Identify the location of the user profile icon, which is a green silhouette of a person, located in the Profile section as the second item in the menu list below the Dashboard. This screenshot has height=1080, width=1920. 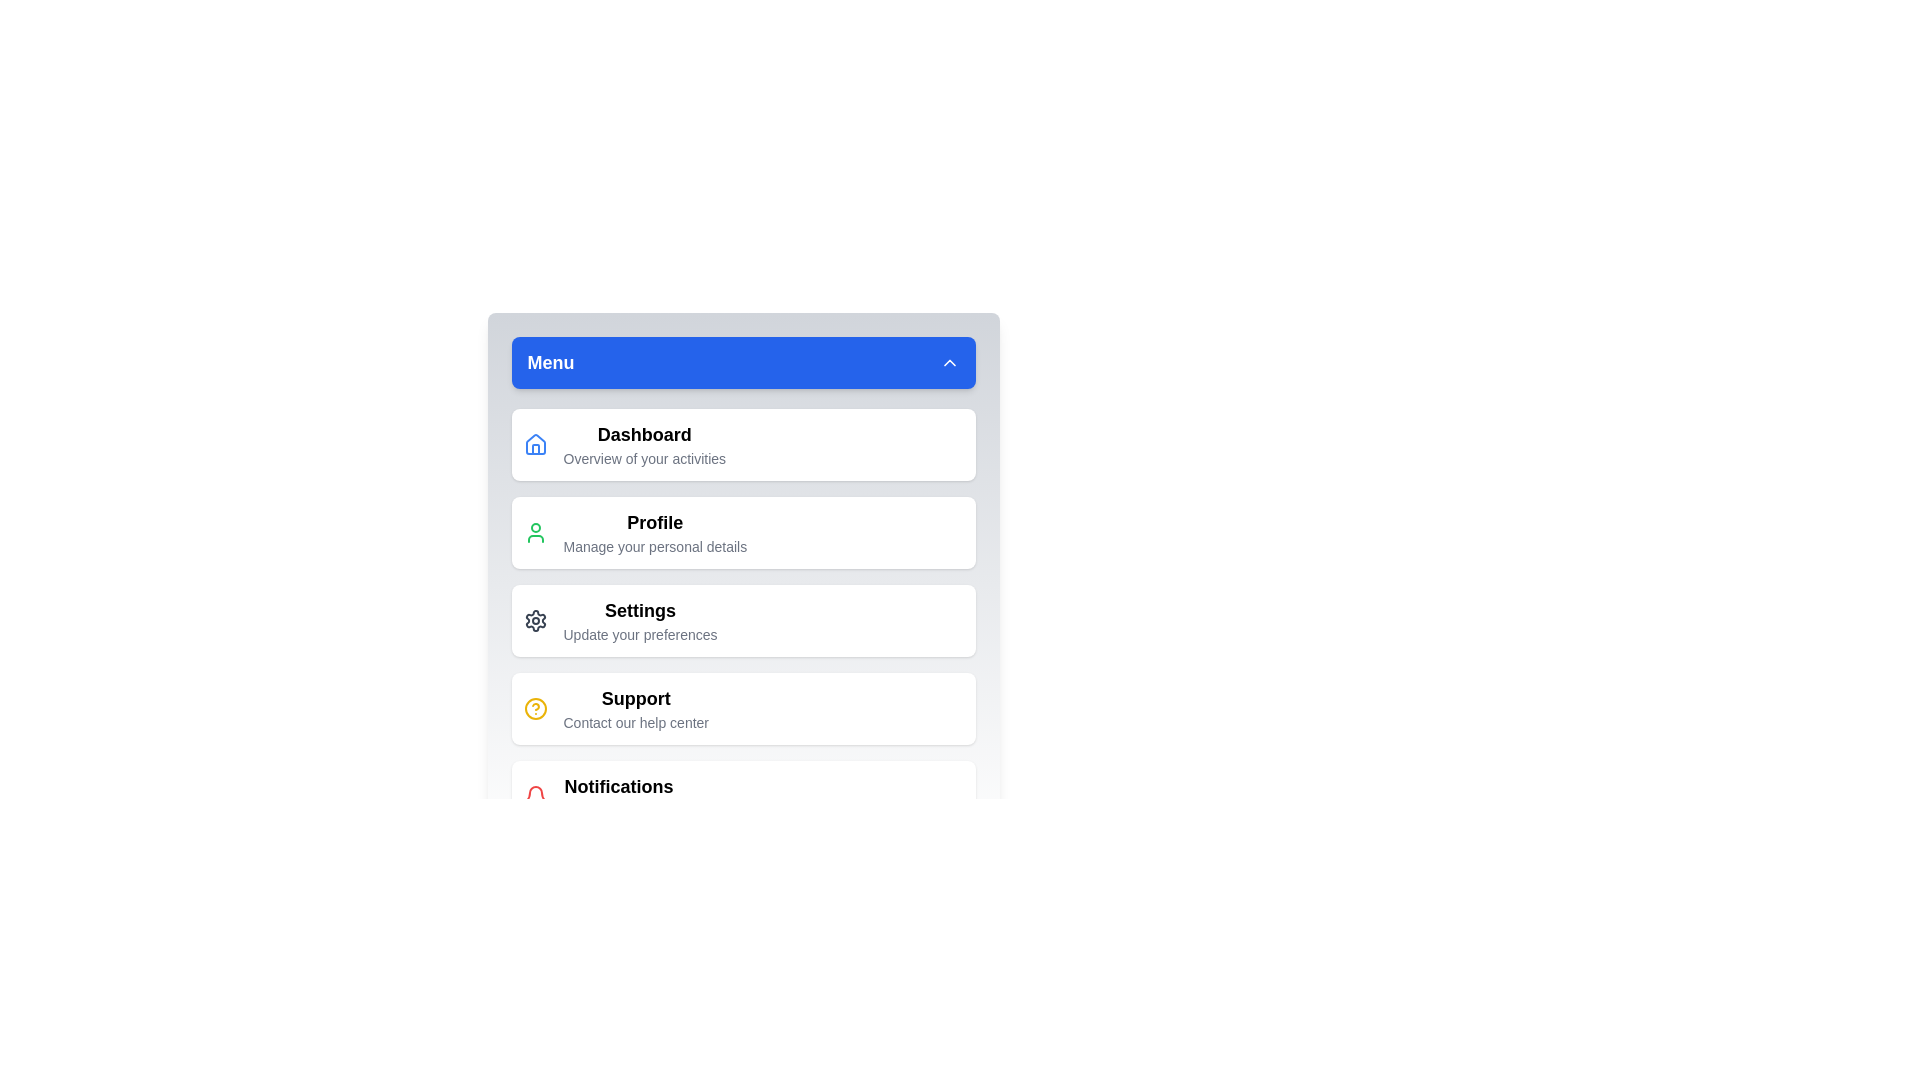
(535, 531).